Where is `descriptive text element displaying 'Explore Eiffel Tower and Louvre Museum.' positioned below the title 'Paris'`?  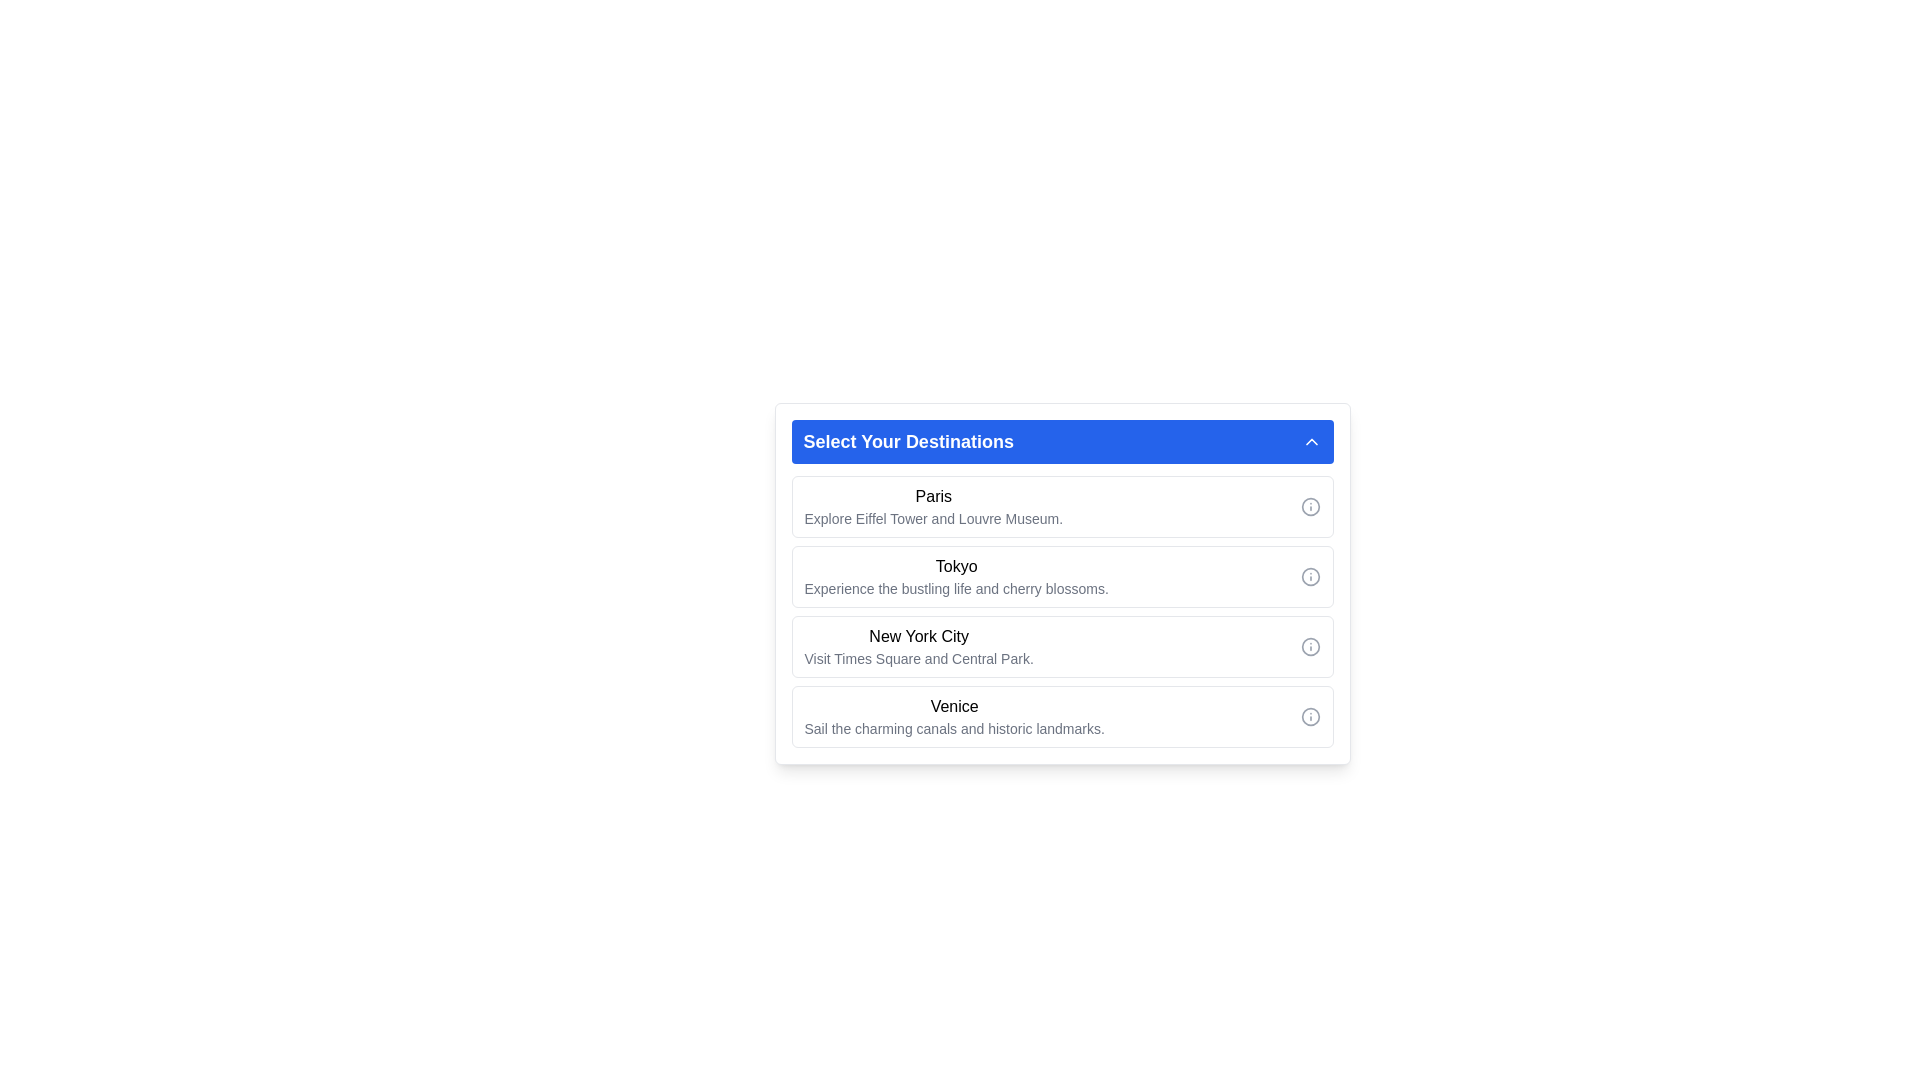 descriptive text element displaying 'Explore Eiffel Tower and Louvre Museum.' positioned below the title 'Paris' is located at coordinates (932, 518).